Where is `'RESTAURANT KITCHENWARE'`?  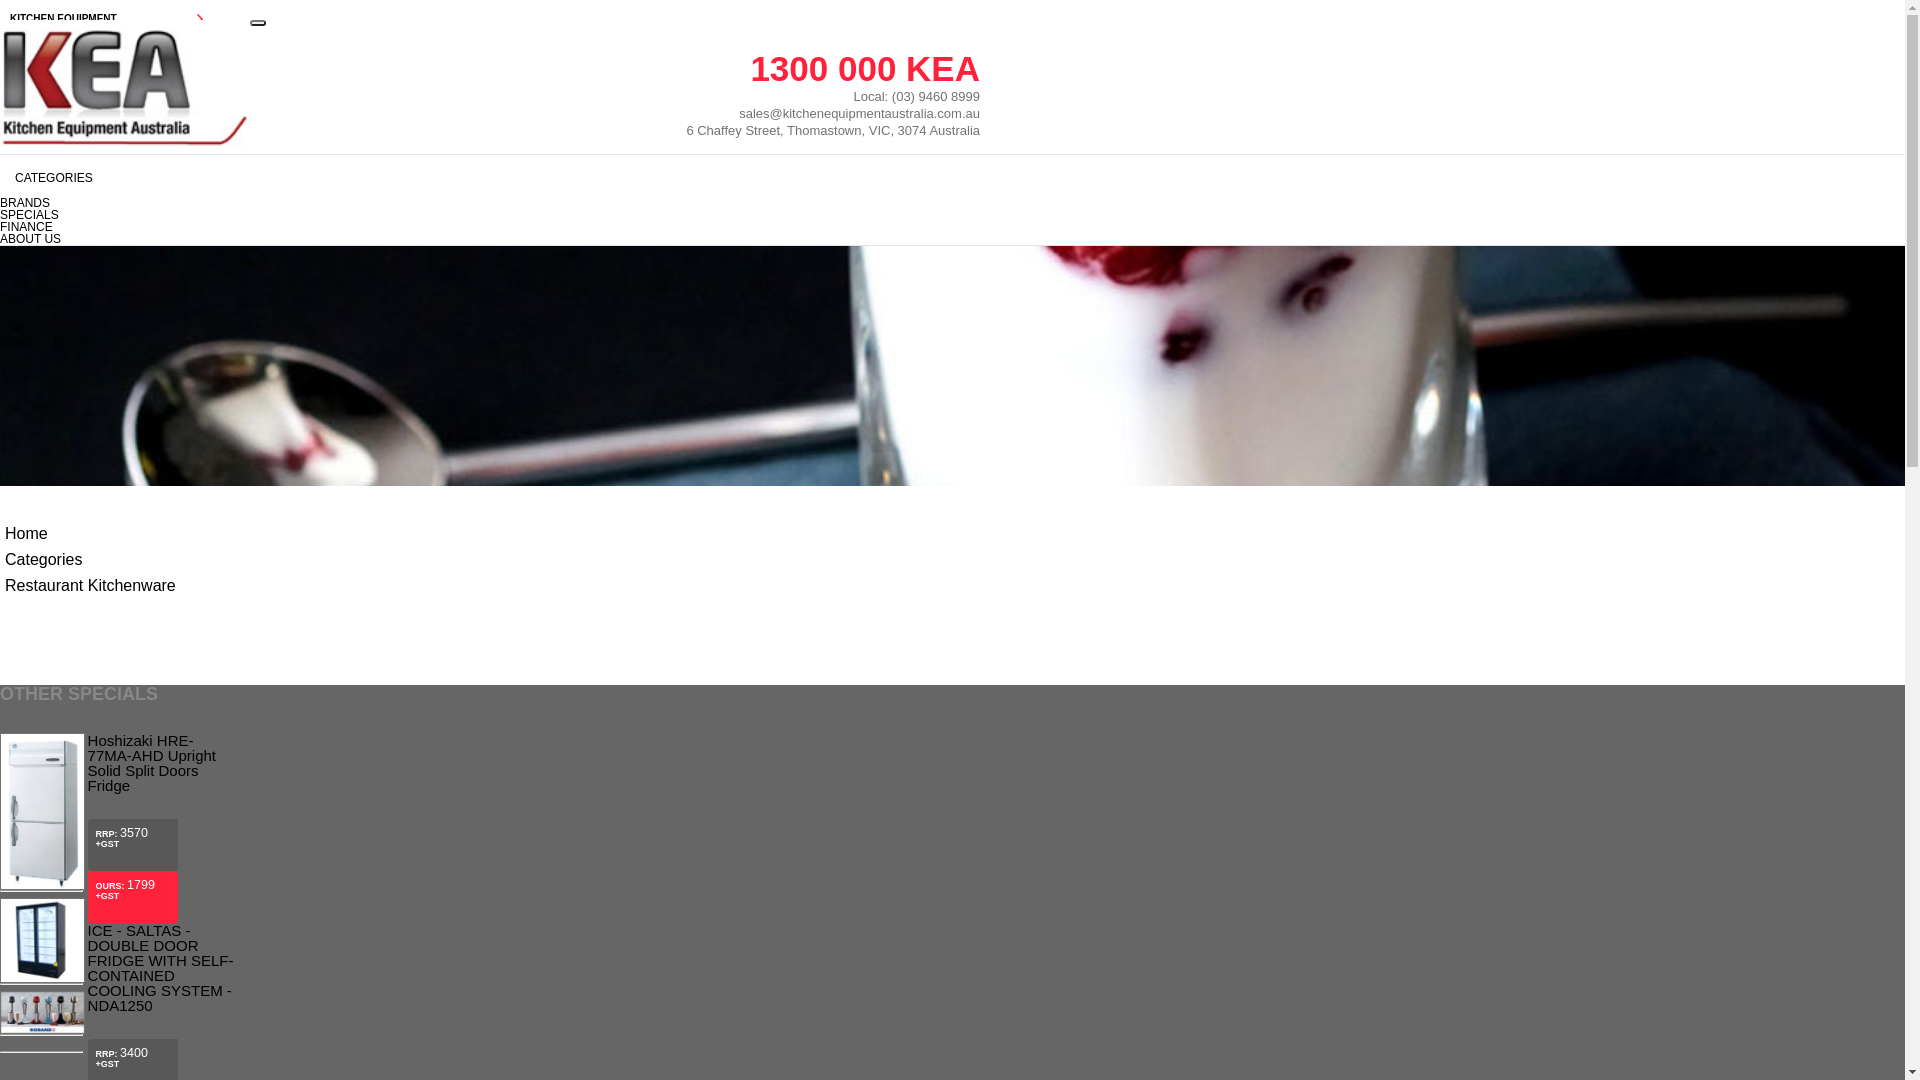
'RESTAURANT KITCHENWARE' is located at coordinates (0, 522).